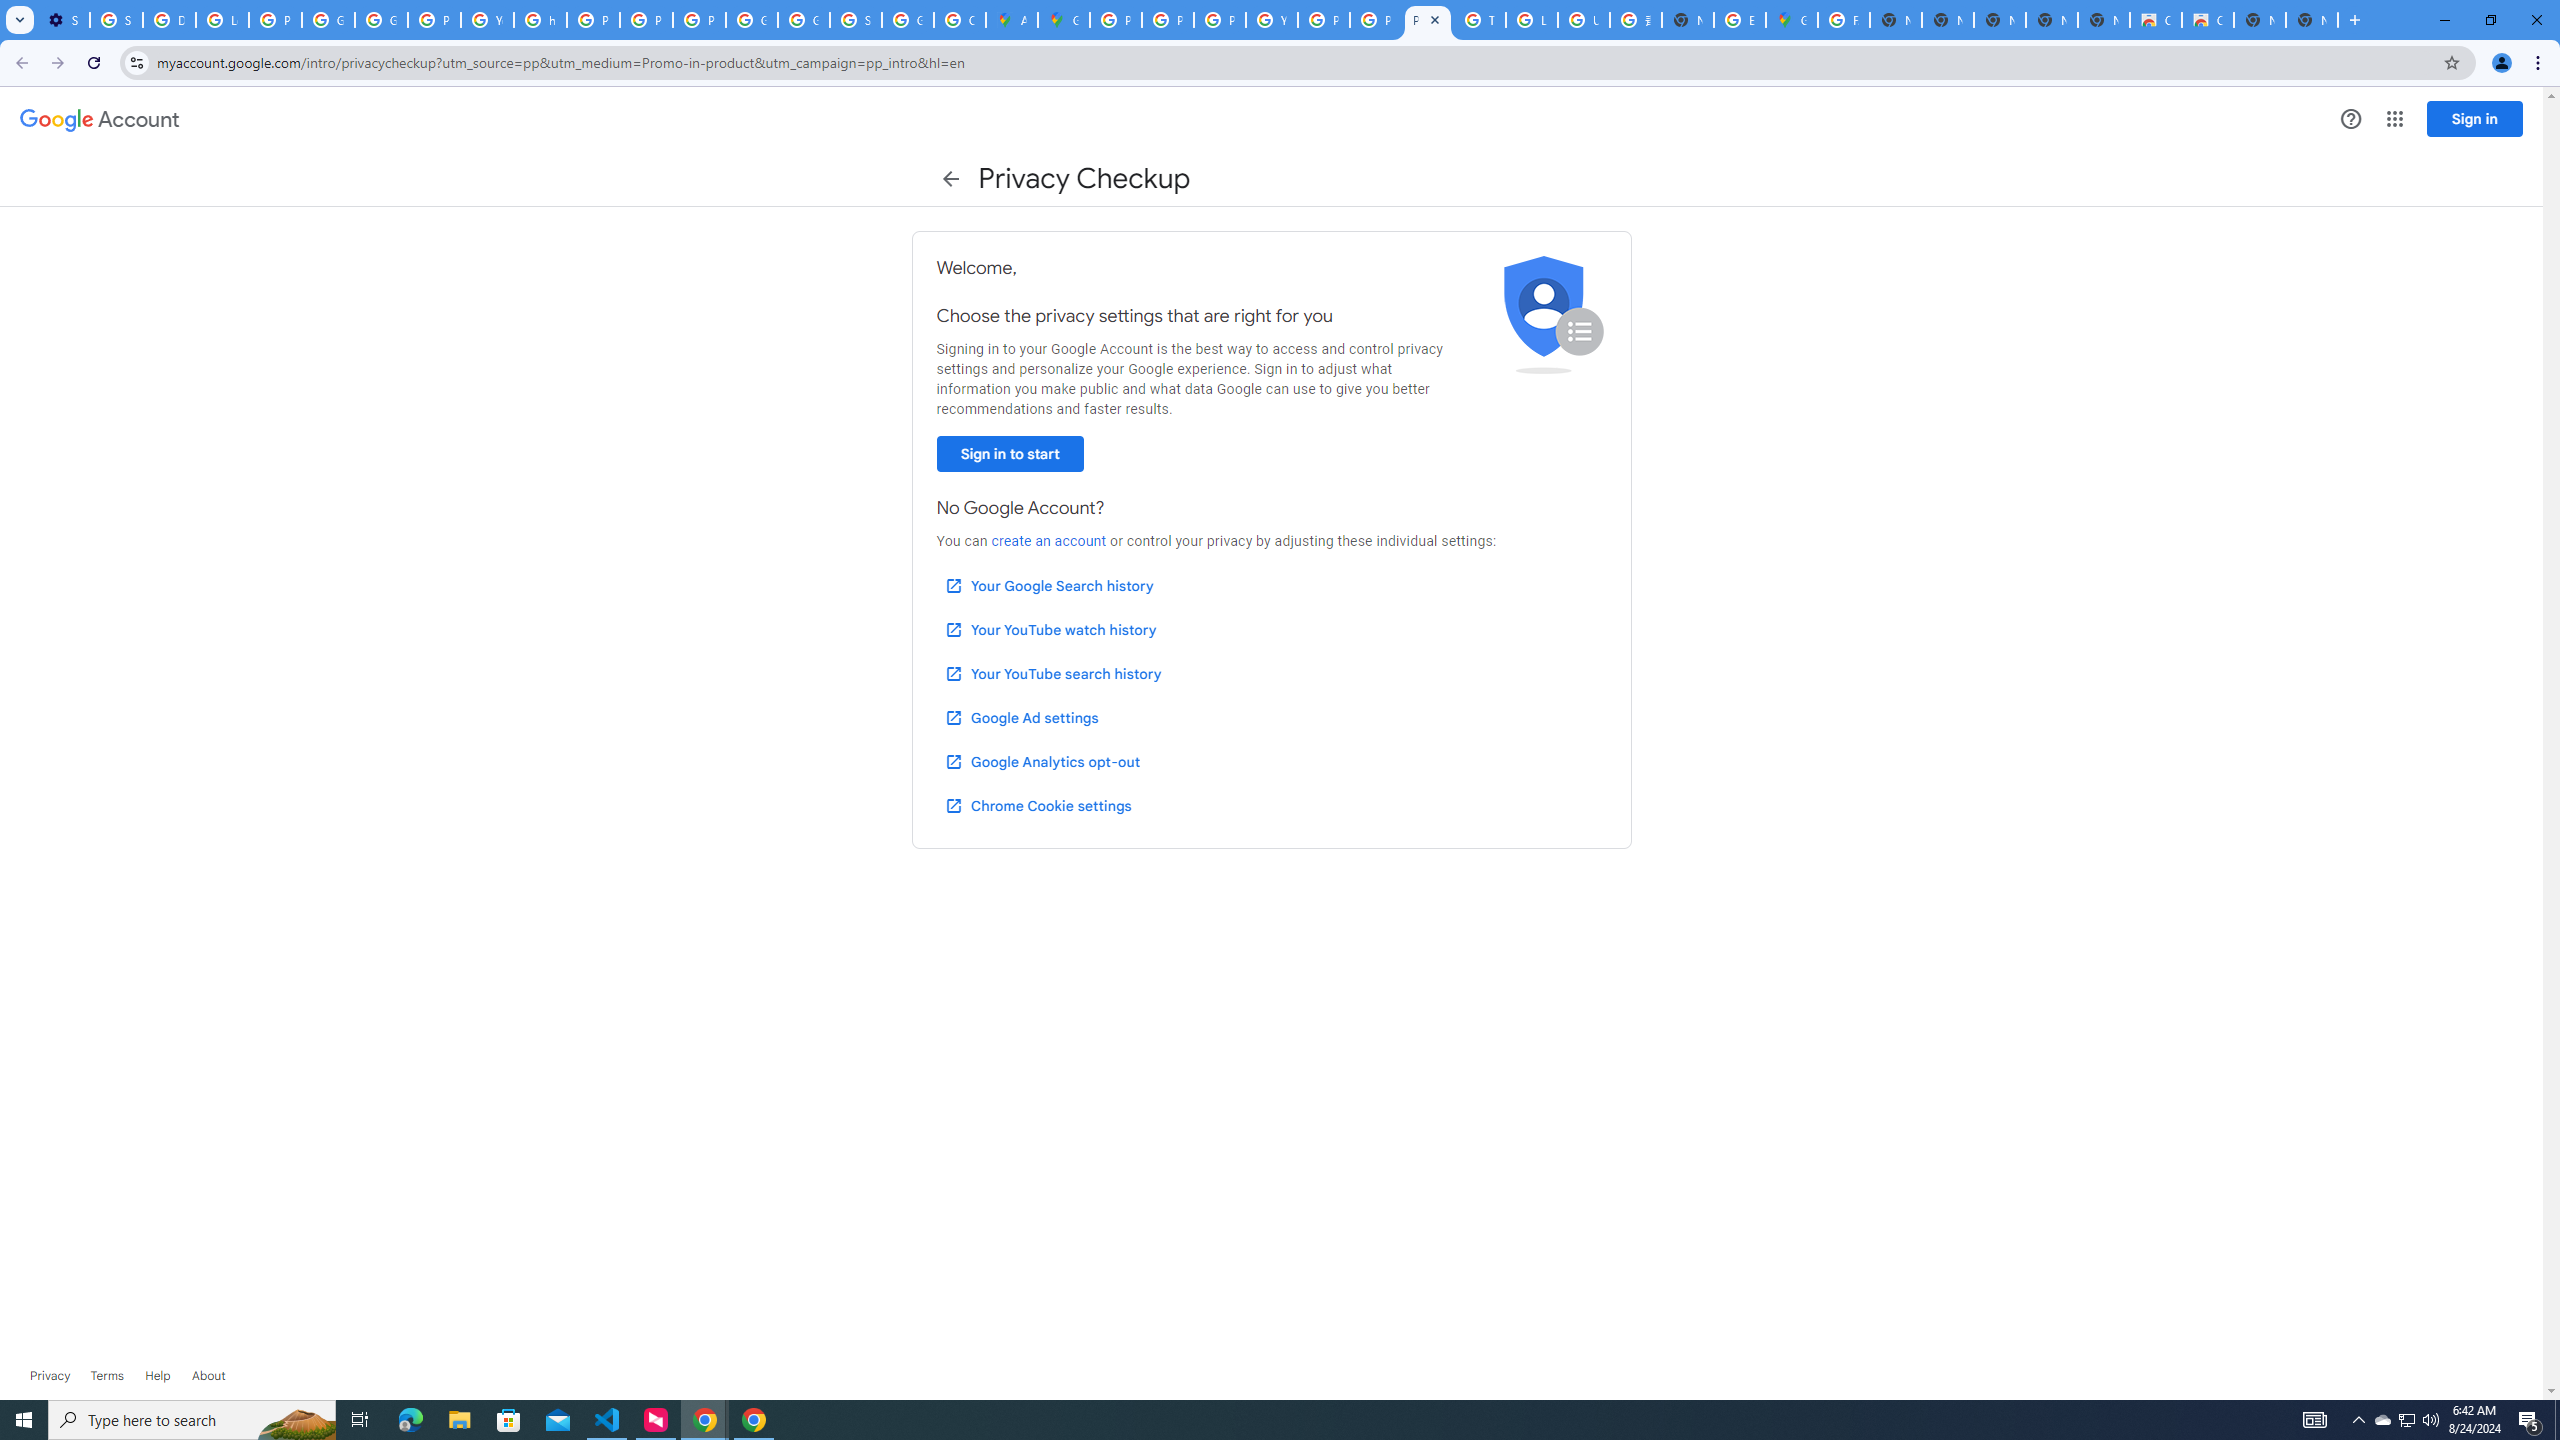  I want to click on 'Your YouTube watch history', so click(1049, 629).